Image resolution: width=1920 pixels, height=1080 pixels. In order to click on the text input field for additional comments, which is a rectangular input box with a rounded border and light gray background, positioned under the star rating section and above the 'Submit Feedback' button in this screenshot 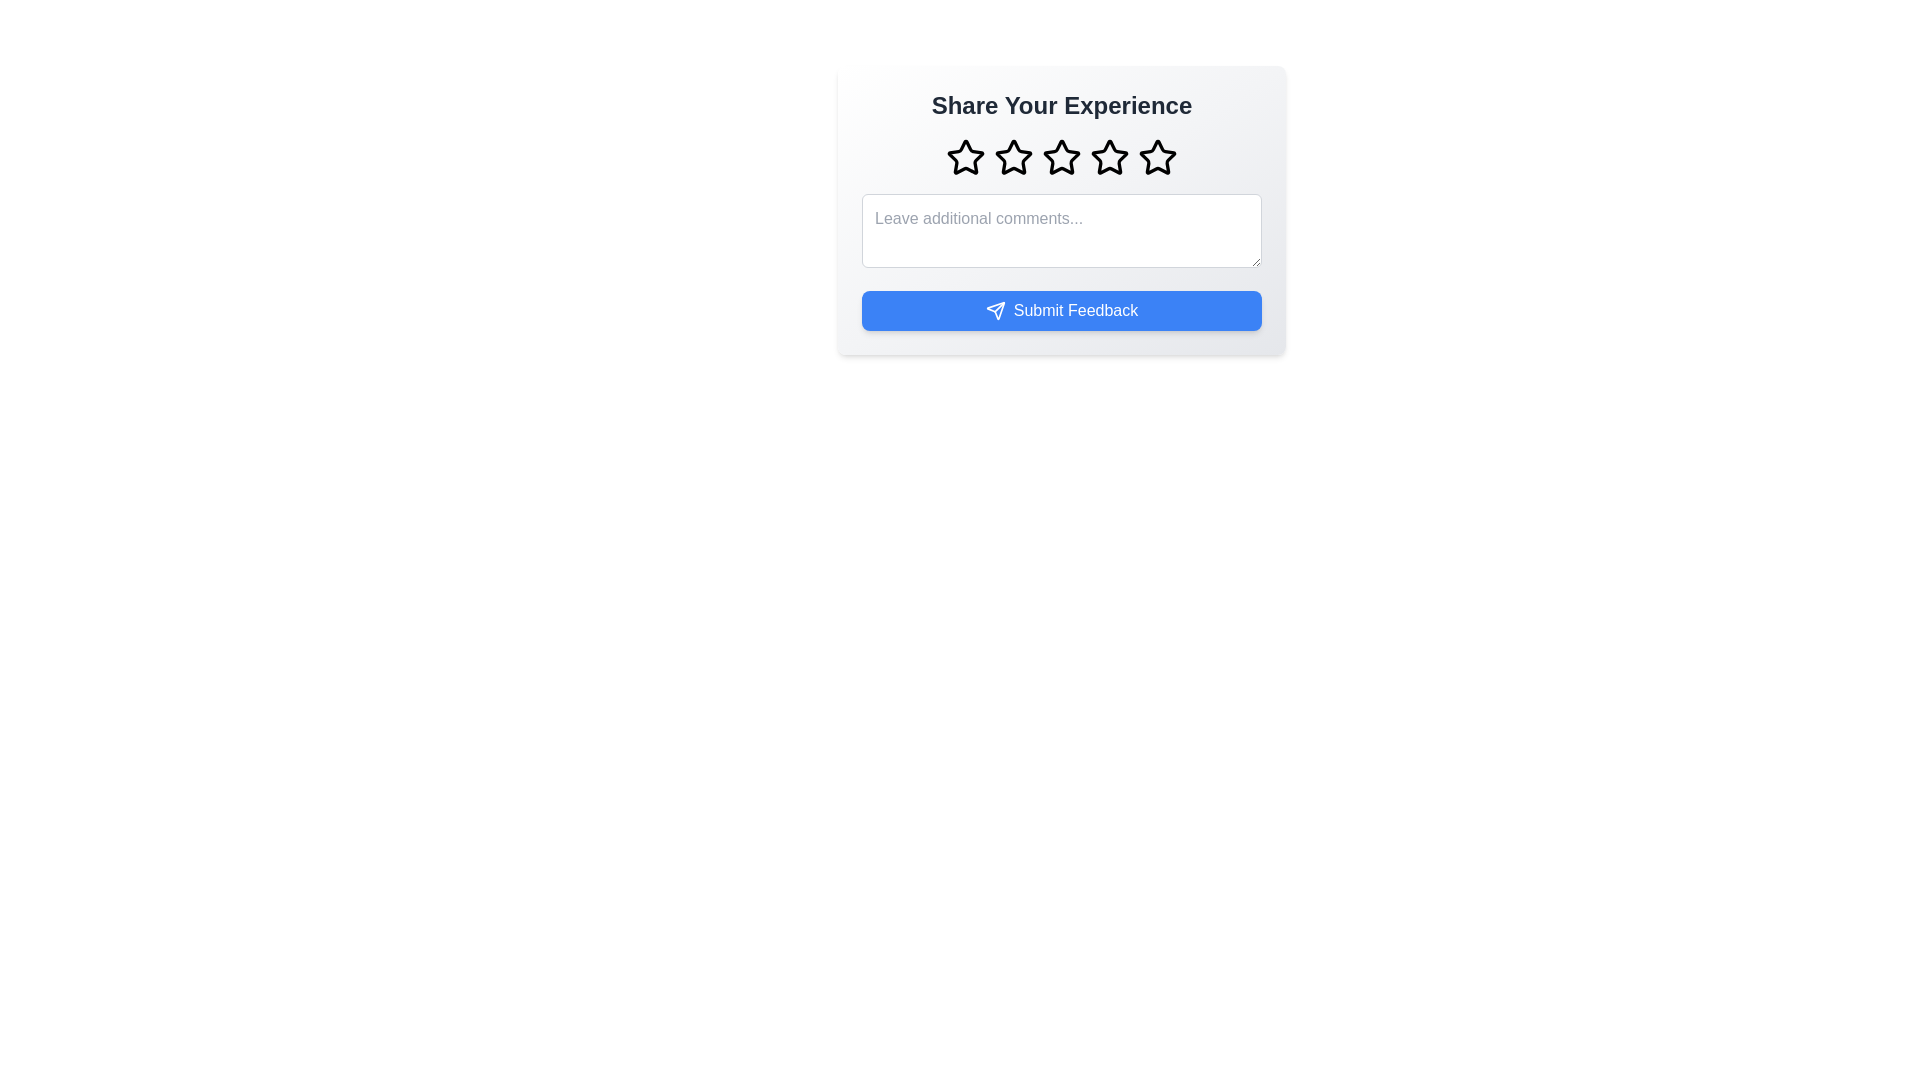, I will do `click(1060, 210)`.